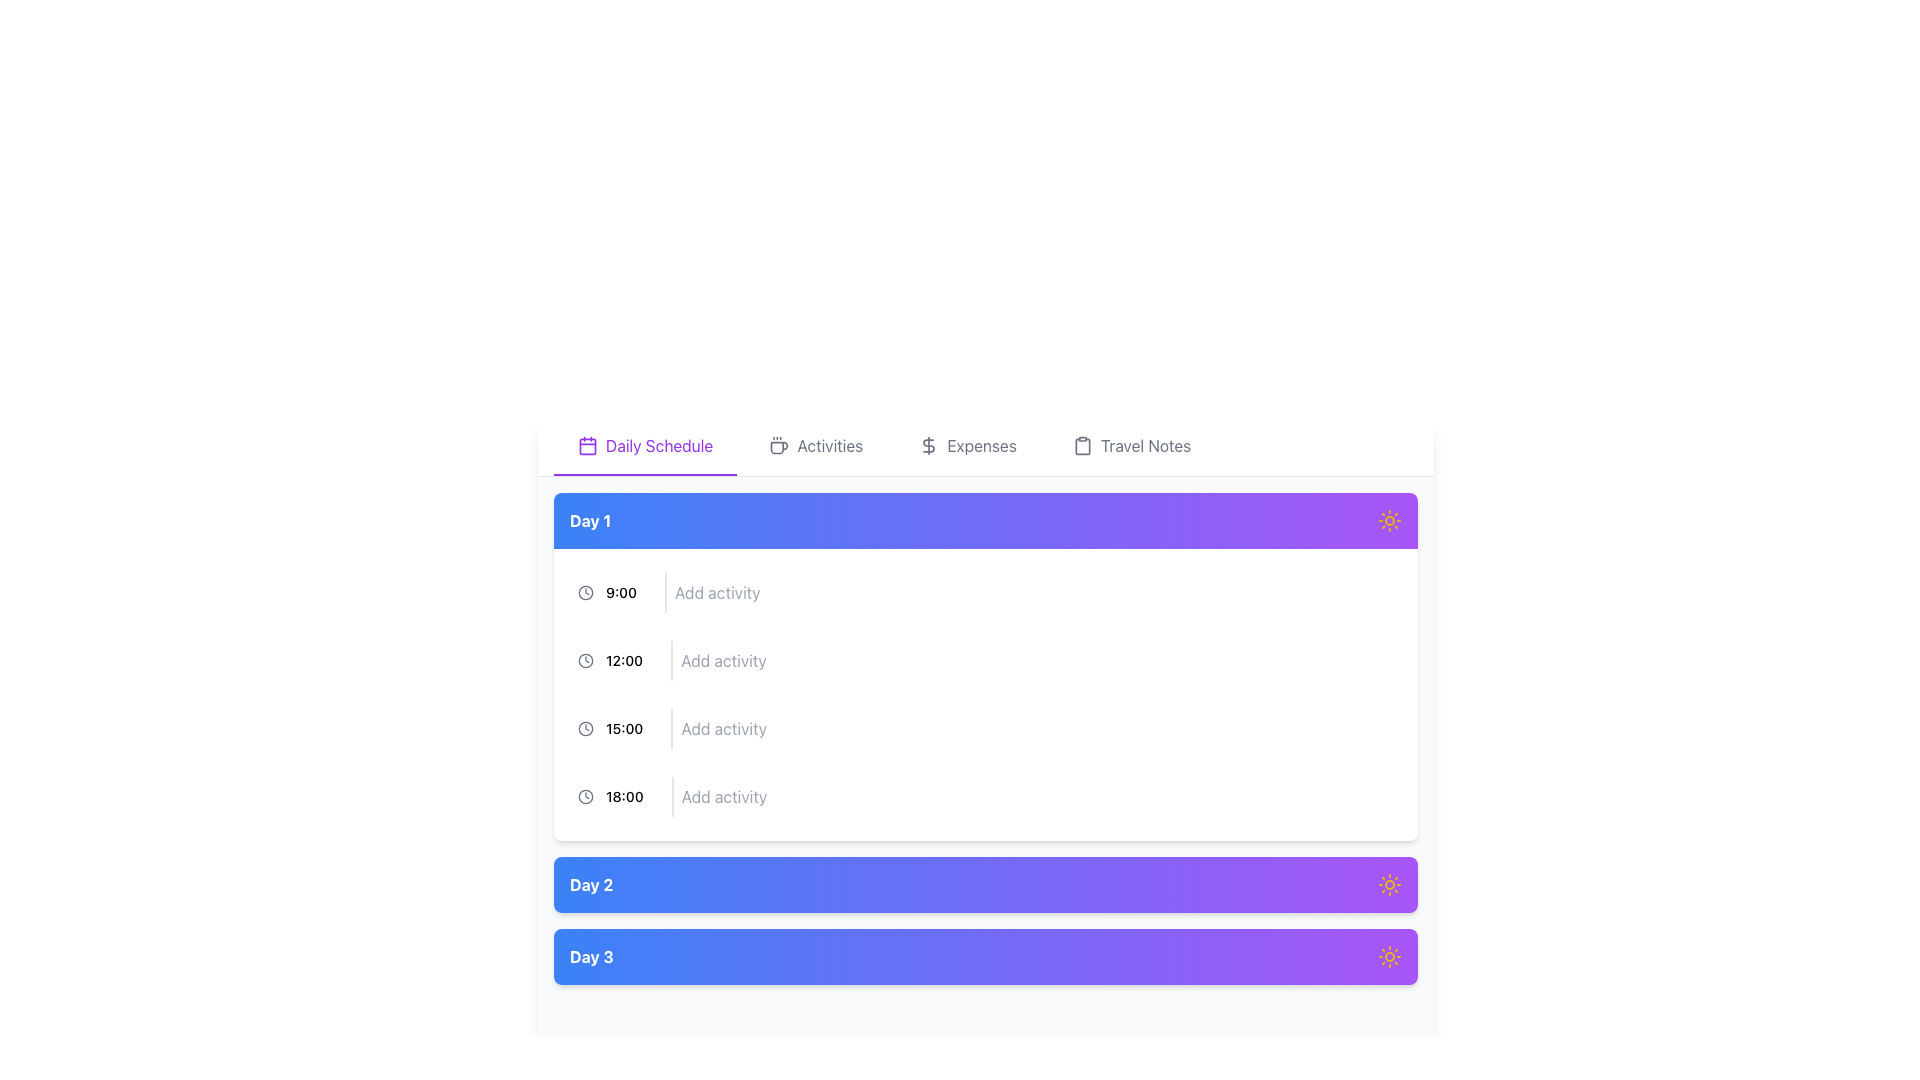 The width and height of the screenshot is (1920, 1080). What do you see at coordinates (590, 955) in the screenshot?
I see `header text labeled 'Day 3', which is positioned near the bottom of the list-like interface under the 'Day 2' header` at bounding box center [590, 955].